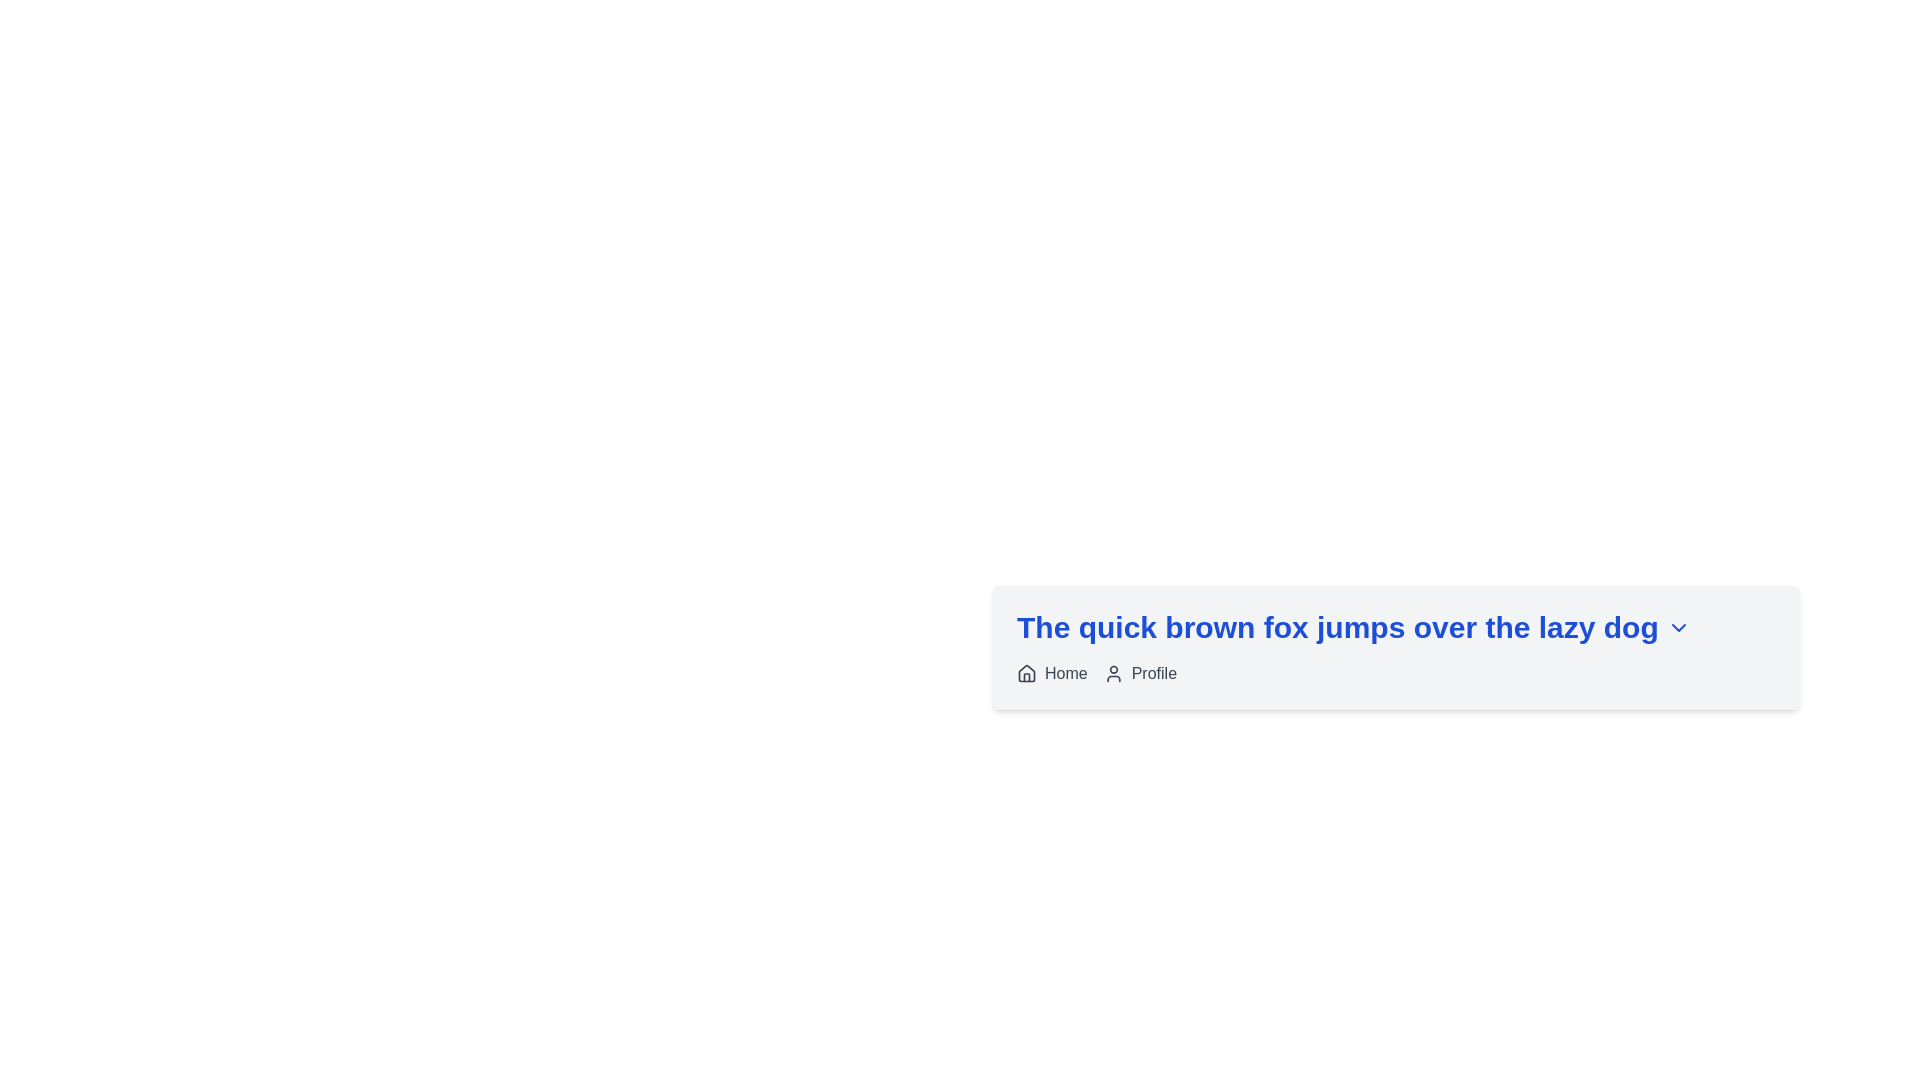 The height and width of the screenshot is (1080, 1920). What do you see at coordinates (1027, 674) in the screenshot?
I see `the home button icon located in the lower-left corner of the horizontal navigation bar to trigger a tooltip` at bounding box center [1027, 674].